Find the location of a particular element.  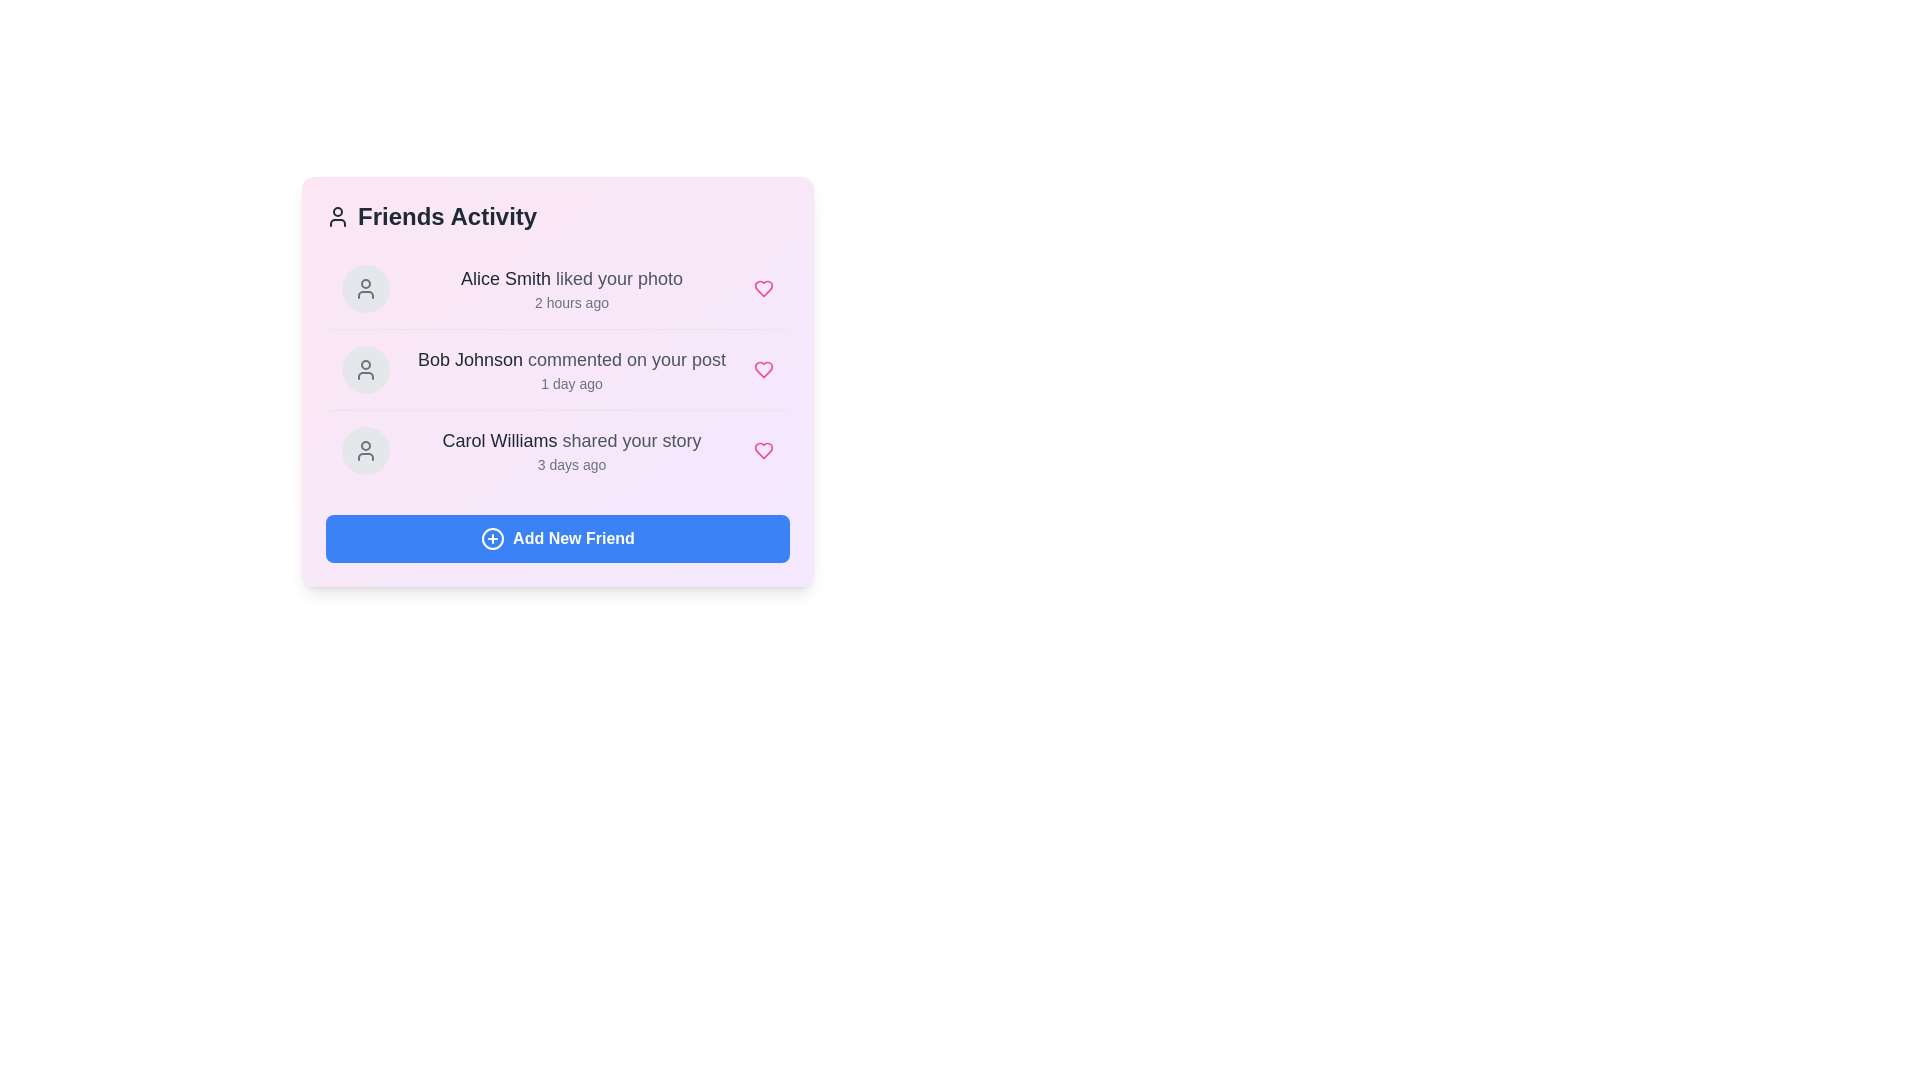

the activity item corresponding to Bob Johnson commented on your post is located at coordinates (557, 369).